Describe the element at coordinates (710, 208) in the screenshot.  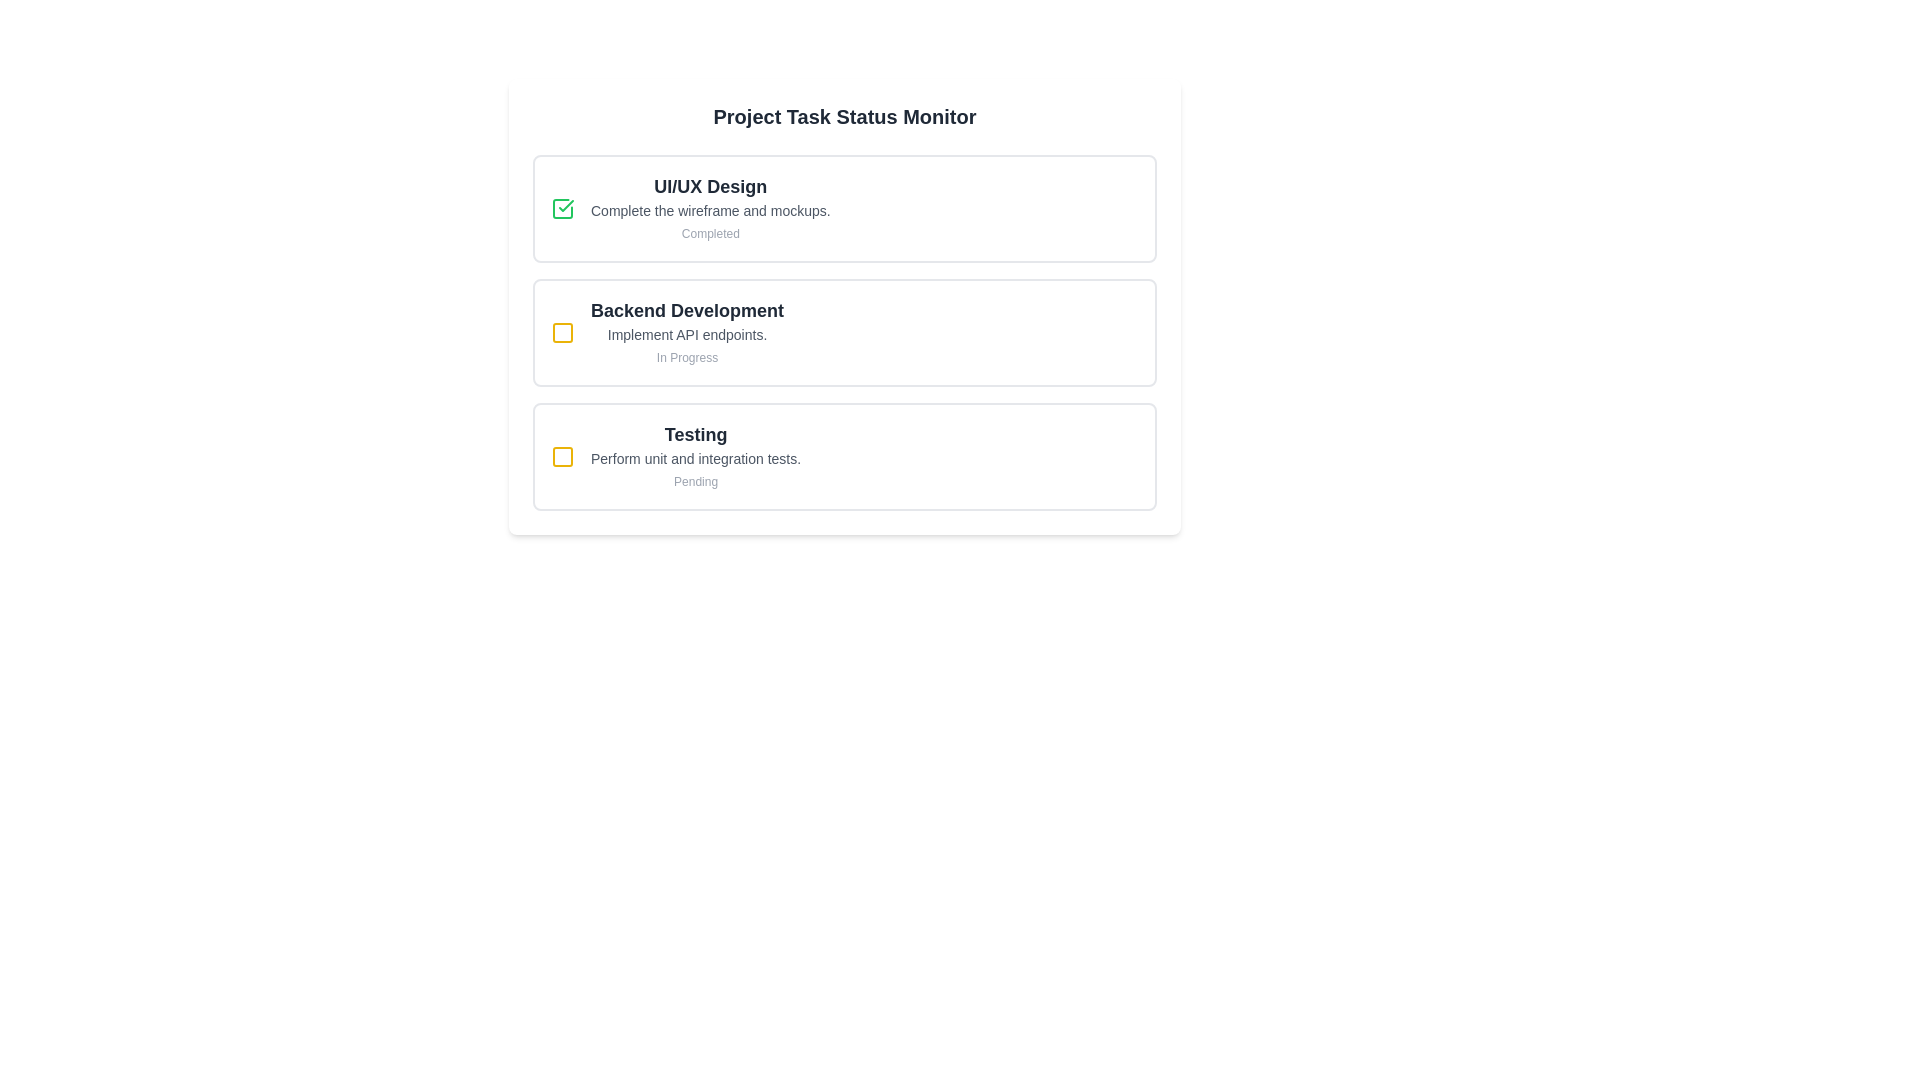
I see `the textual content block representing the first task in the task tracker interface, which includes the task title, description, and completion status` at that location.